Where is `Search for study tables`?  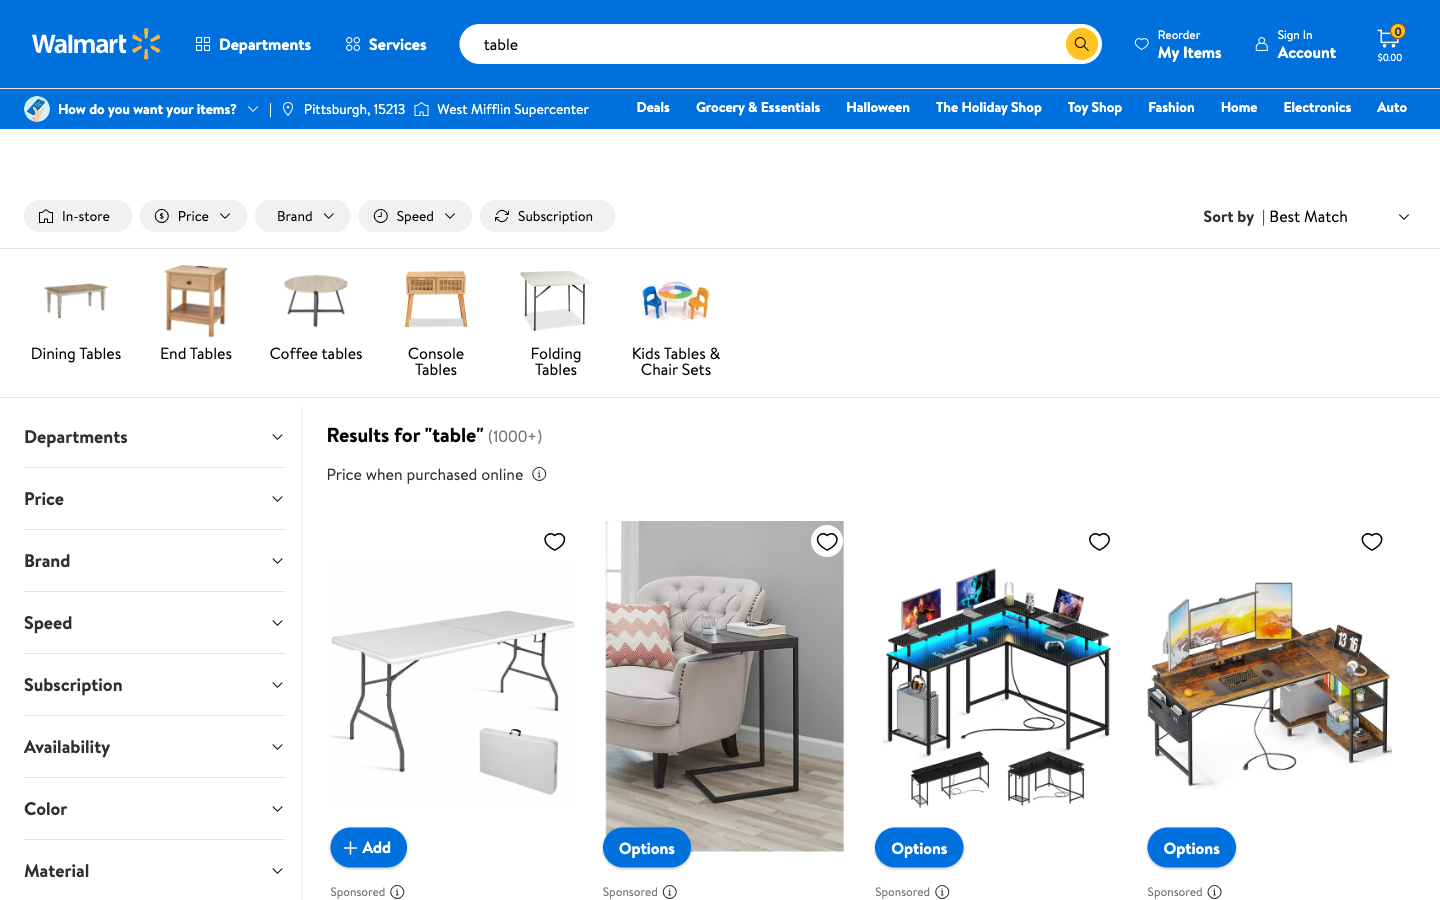
Search for study tables is located at coordinates (1050, 43).